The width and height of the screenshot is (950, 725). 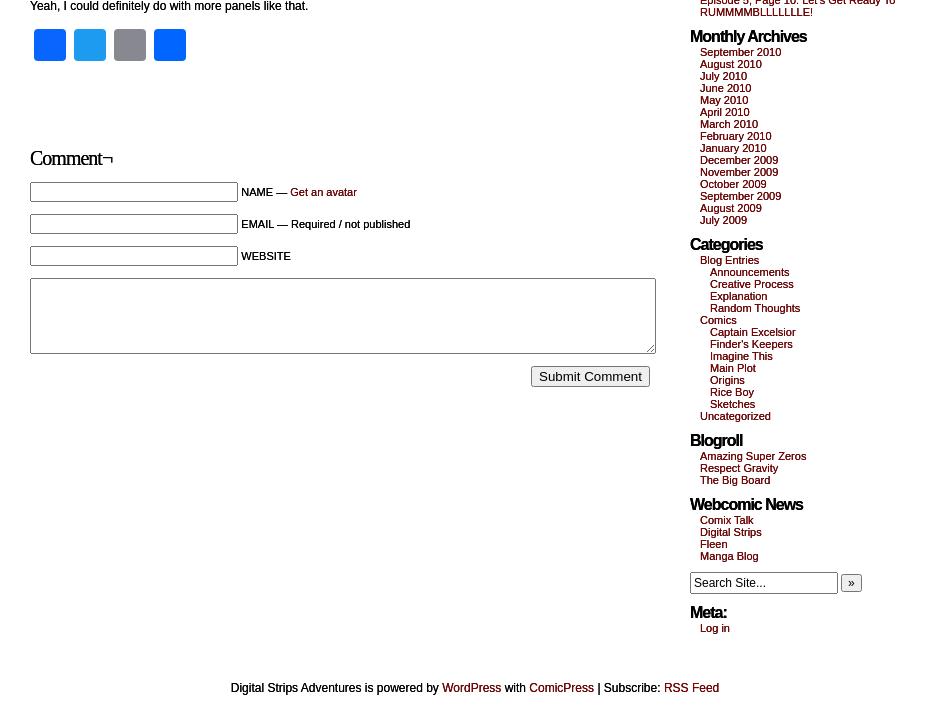 I want to click on 'October 2009', so click(x=699, y=183).